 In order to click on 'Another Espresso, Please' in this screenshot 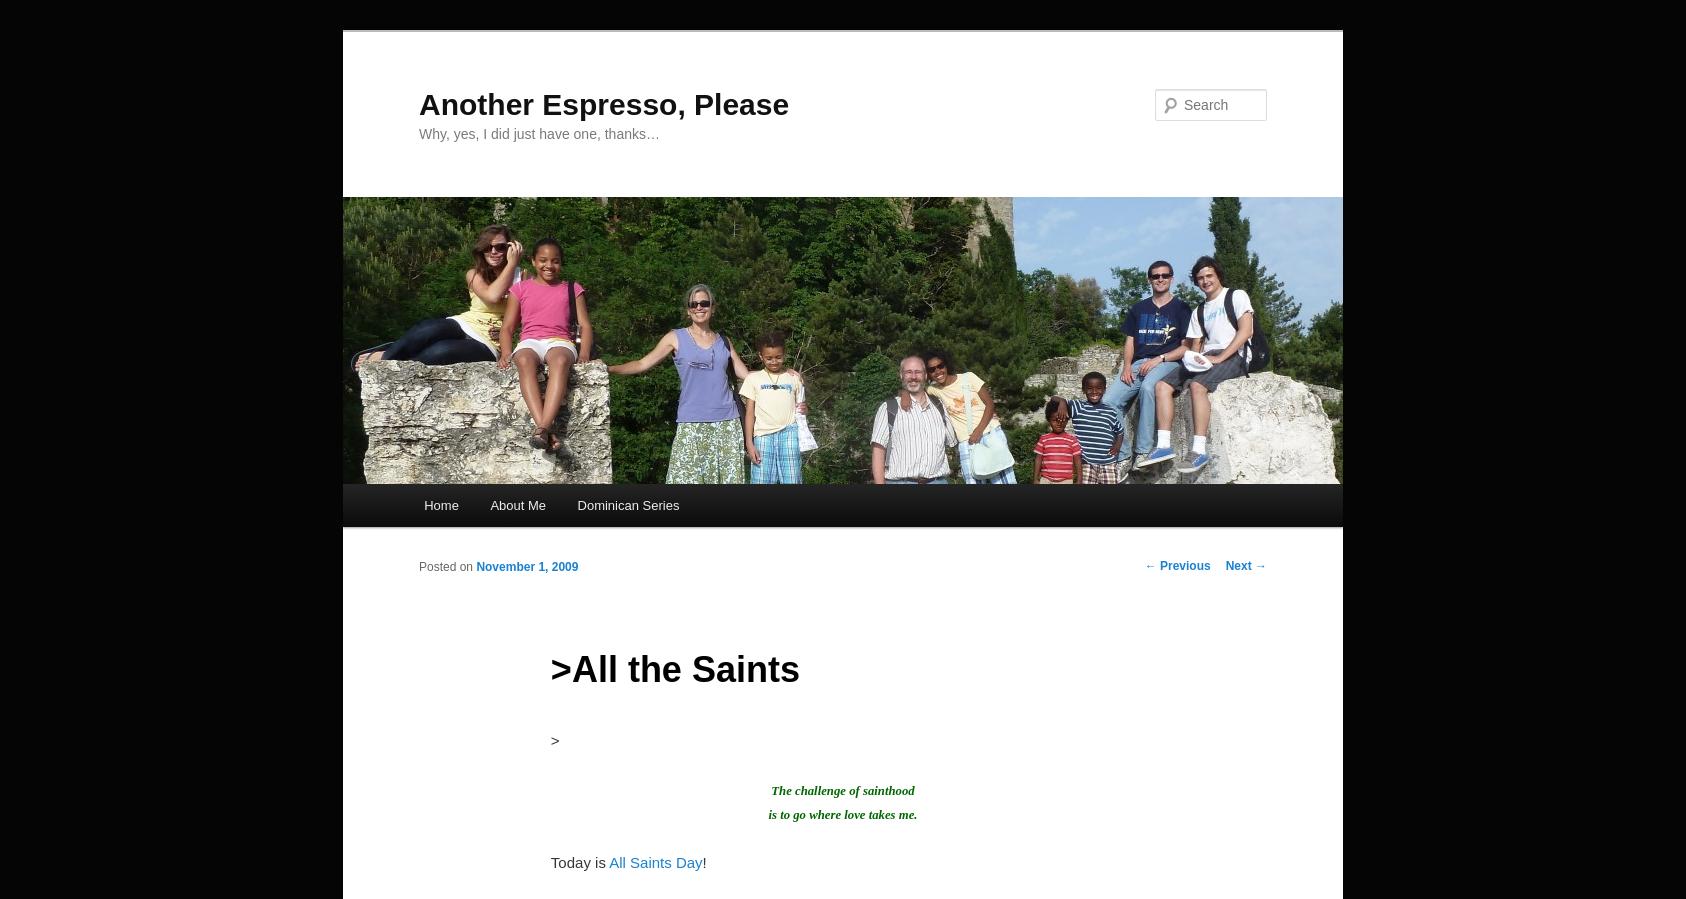, I will do `click(417, 102)`.